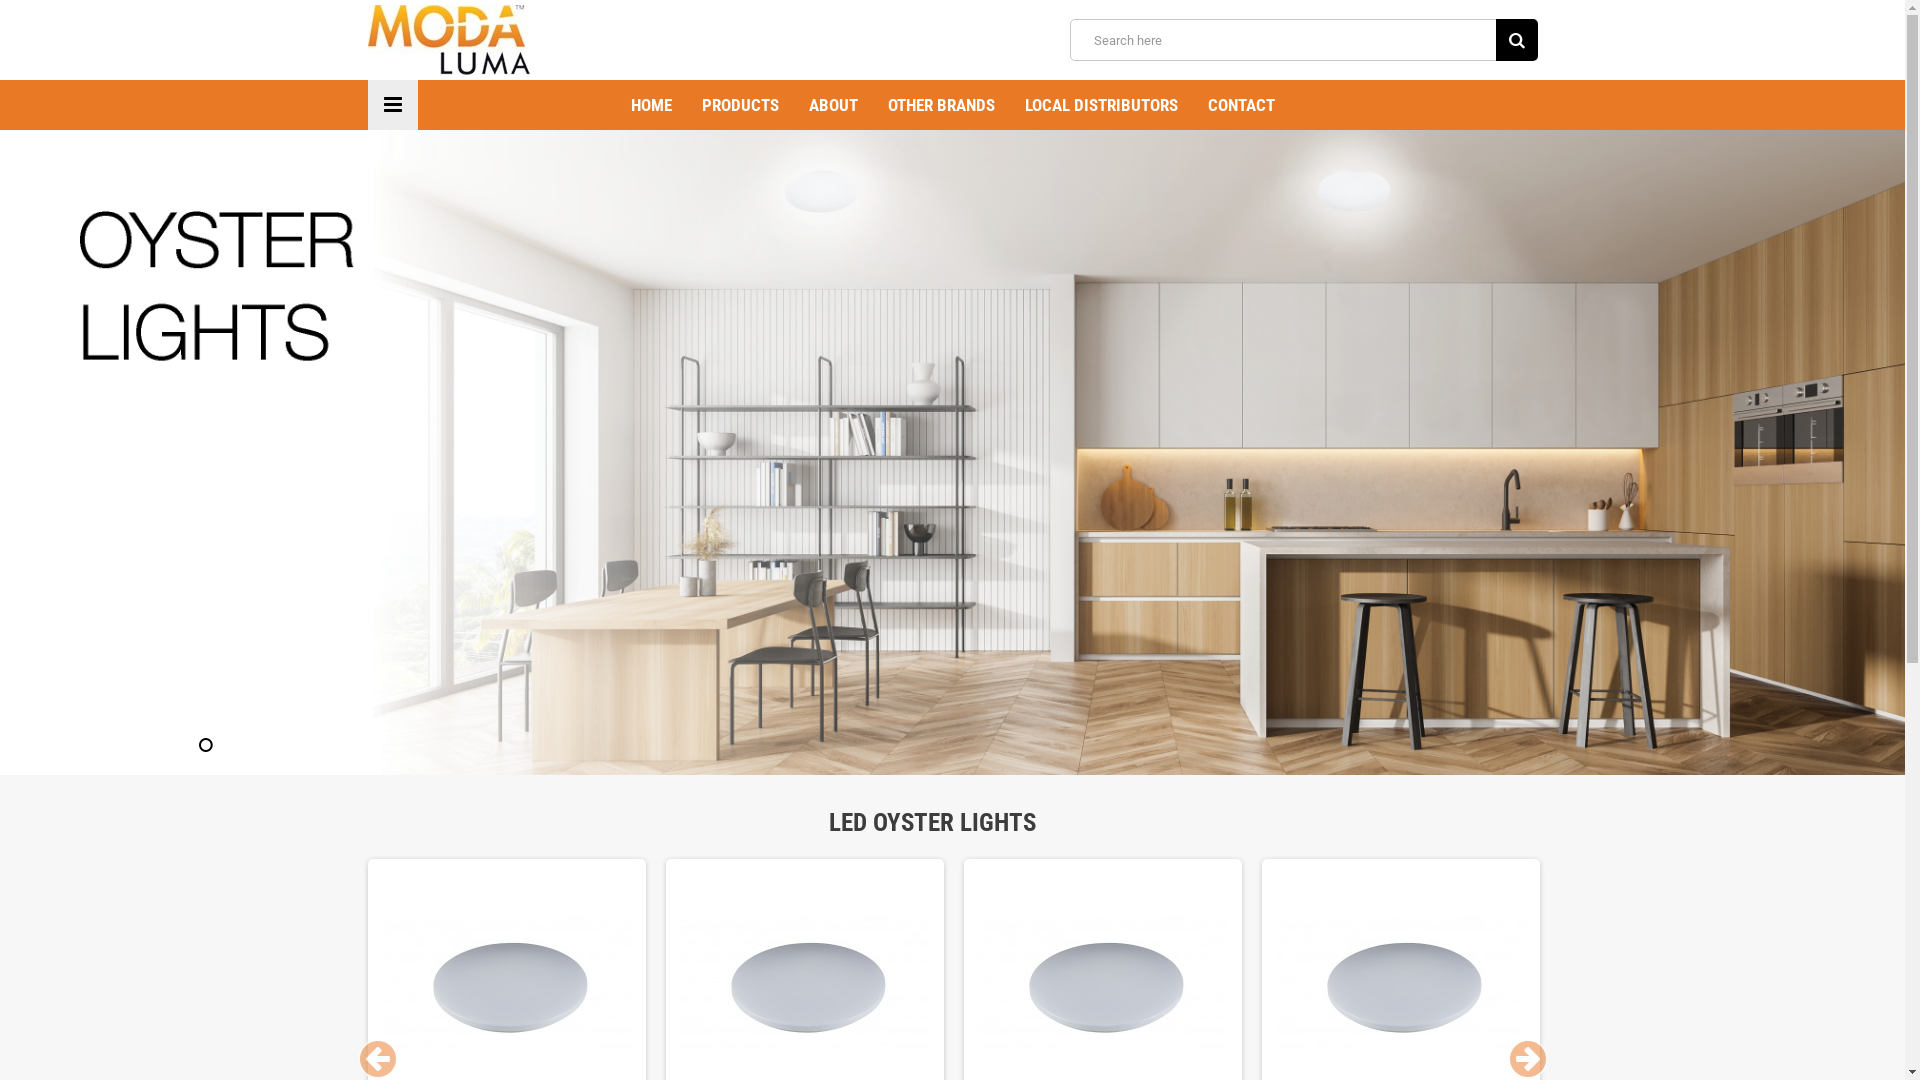 This screenshot has width=1920, height=1080. I want to click on '1', so click(206, 744).